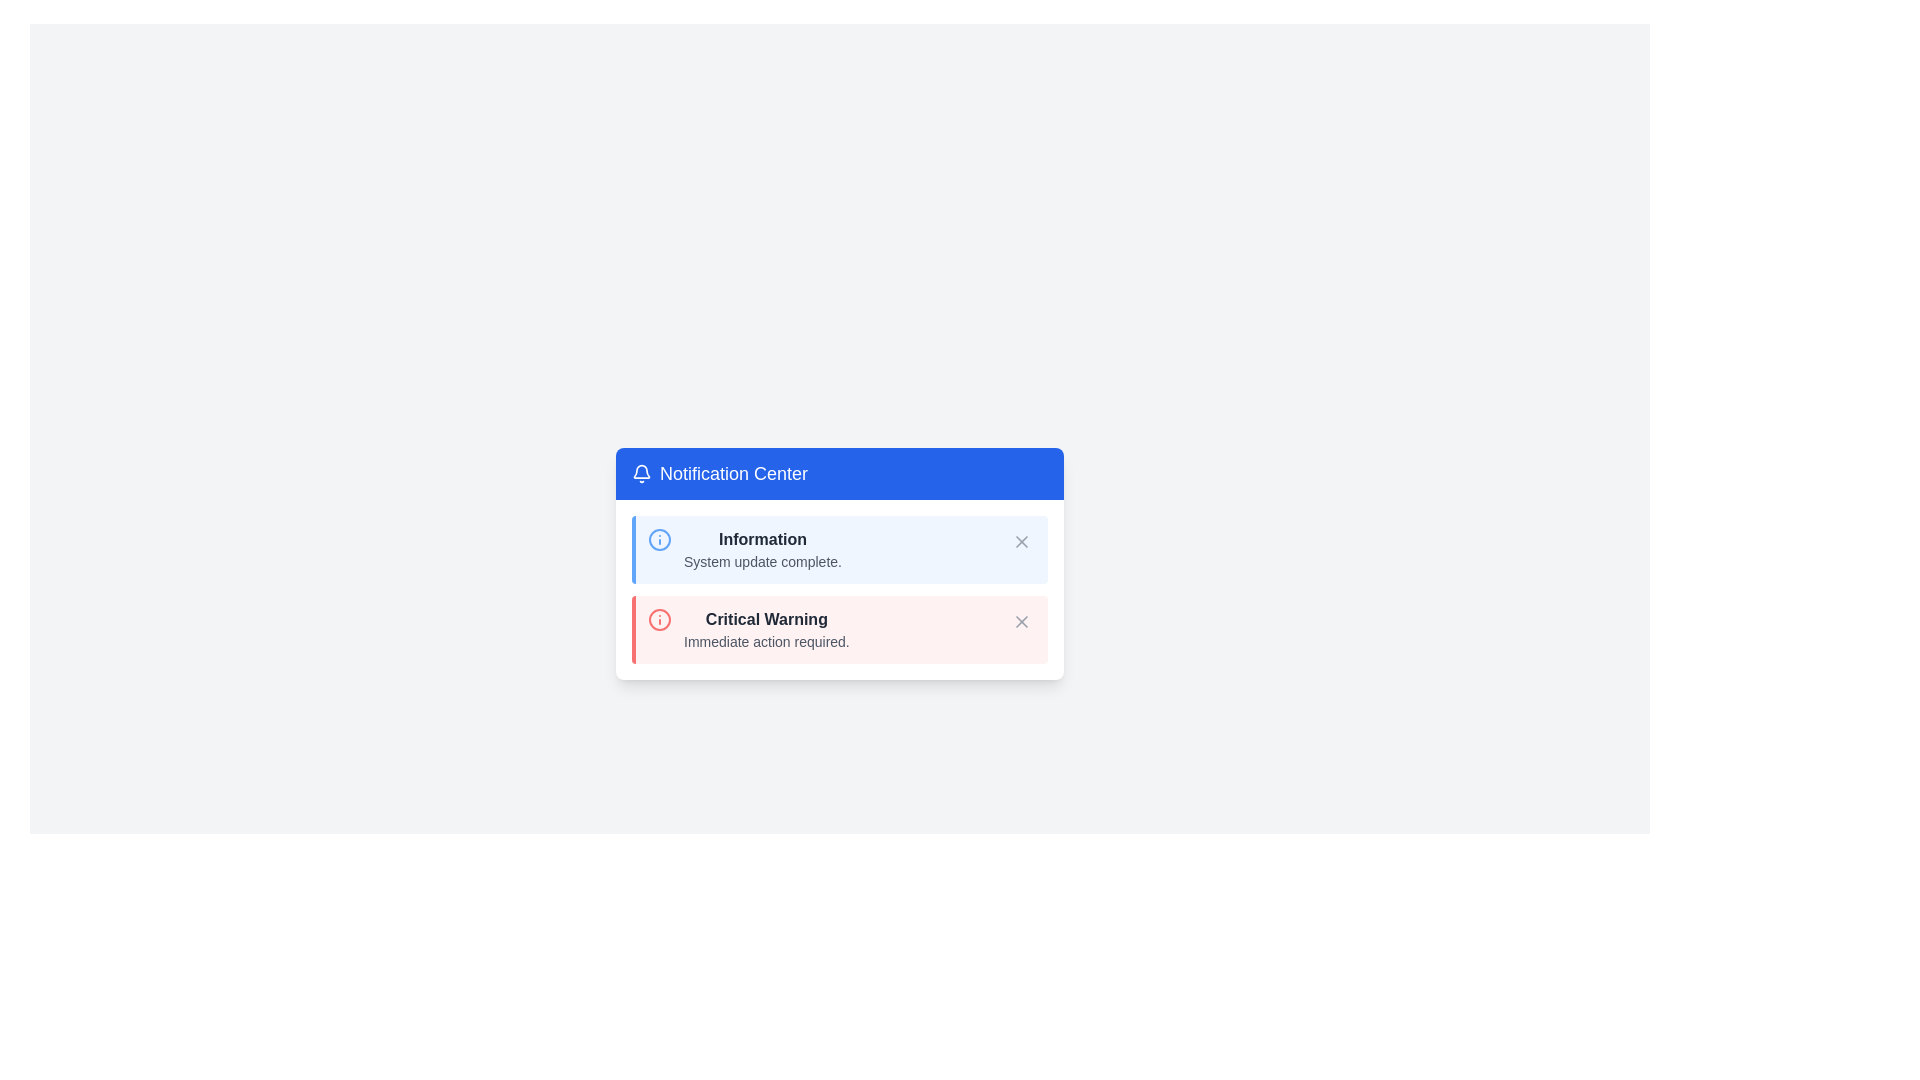 This screenshot has width=1920, height=1080. I want to click on the warning alert notification located below the 'Information' notification in the notification panel, so click(765, 628).